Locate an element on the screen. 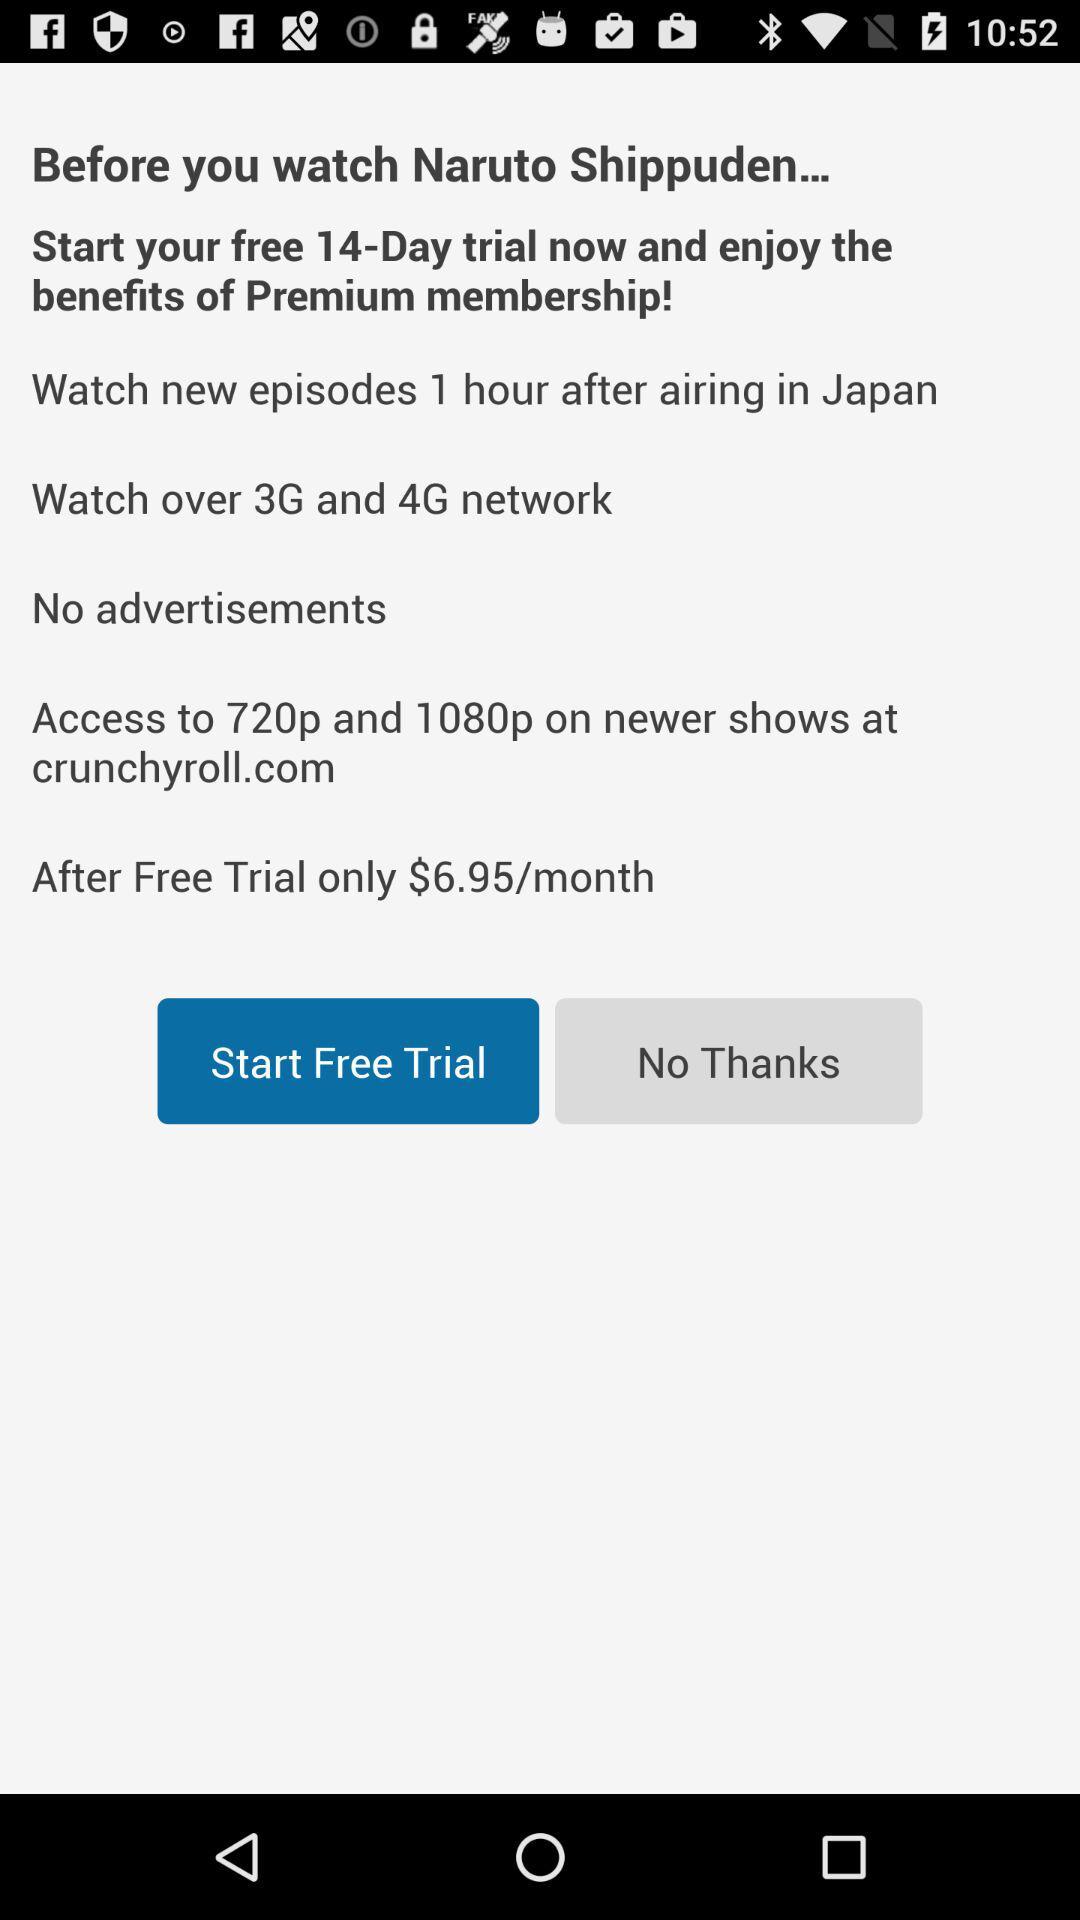 This screenshot has width=1080, height=1920. the icon next to the start free trial icon is located at coordinates (738, 1060).